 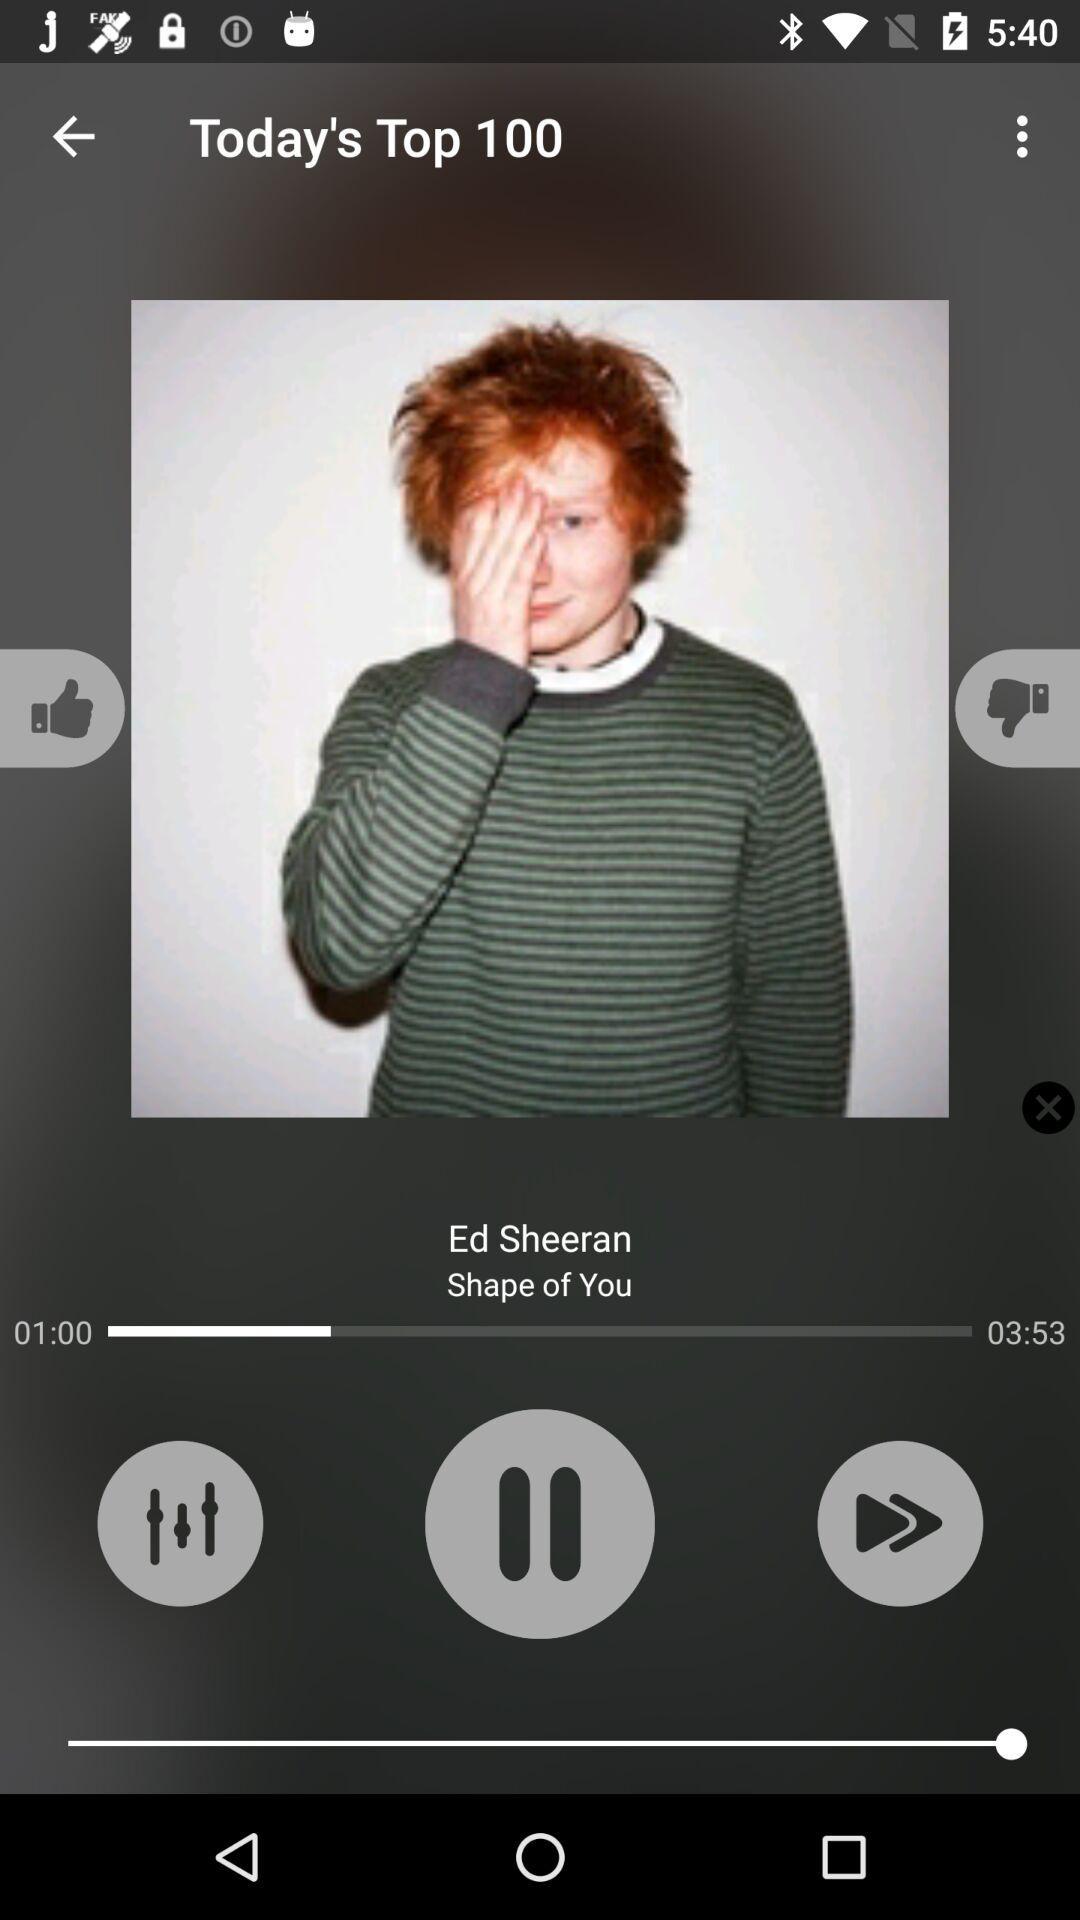 What do you see at coordinates (64, 708) in the screenshot?
I see `the thumbs_up icon` at bounding box center [64, 708].